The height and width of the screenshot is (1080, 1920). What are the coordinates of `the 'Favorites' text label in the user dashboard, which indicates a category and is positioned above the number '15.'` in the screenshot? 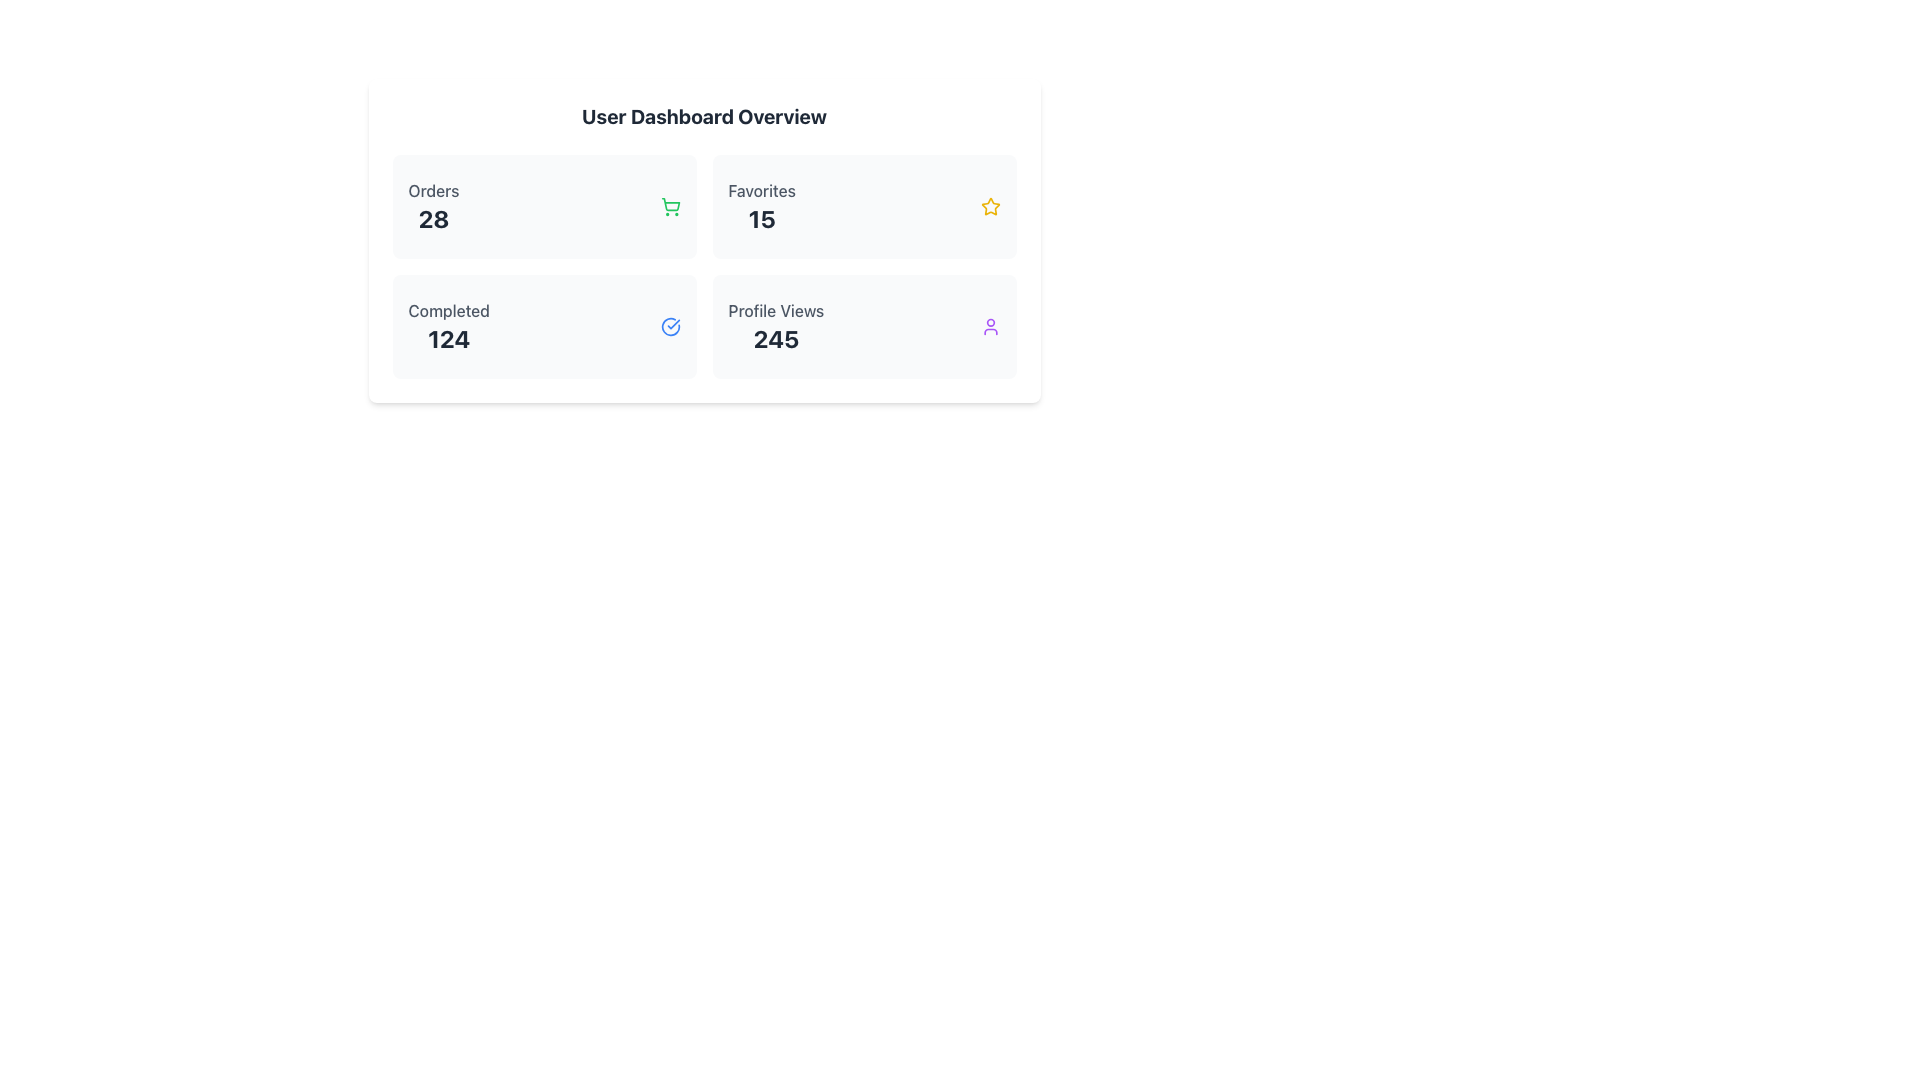 It's located at (761, 191).